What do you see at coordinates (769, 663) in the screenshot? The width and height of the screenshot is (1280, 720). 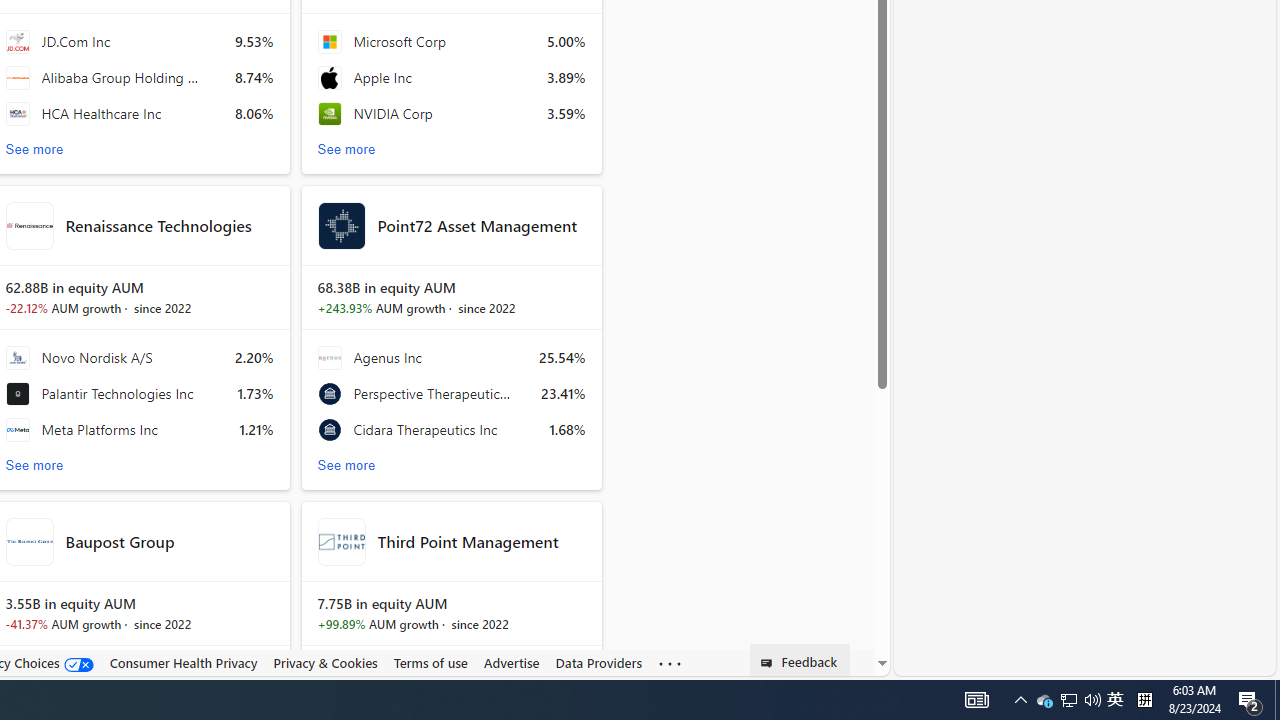 I see `'Class: feedback_link_icon-DS-EntryPoint1-1'` at bounding box center [769, 663].